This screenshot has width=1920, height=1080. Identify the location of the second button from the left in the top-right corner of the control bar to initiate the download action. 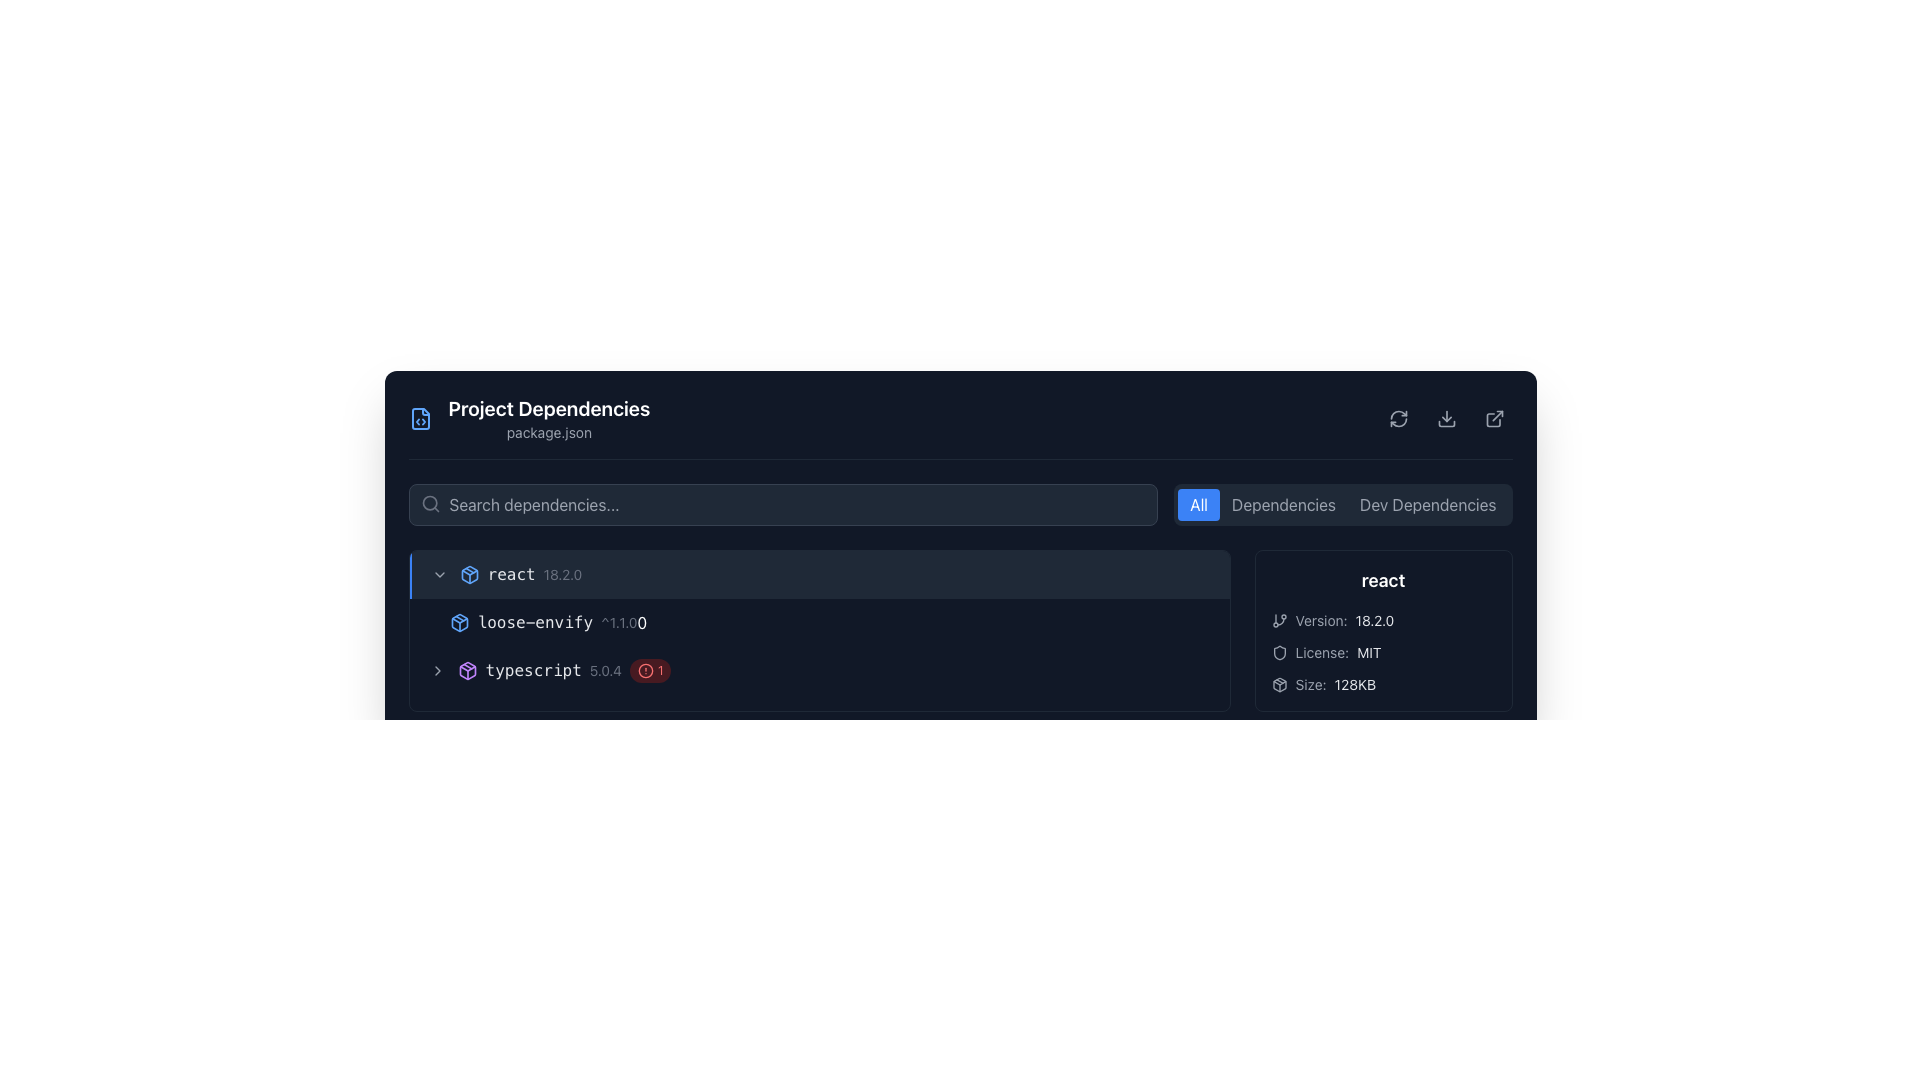
(1446, 418).